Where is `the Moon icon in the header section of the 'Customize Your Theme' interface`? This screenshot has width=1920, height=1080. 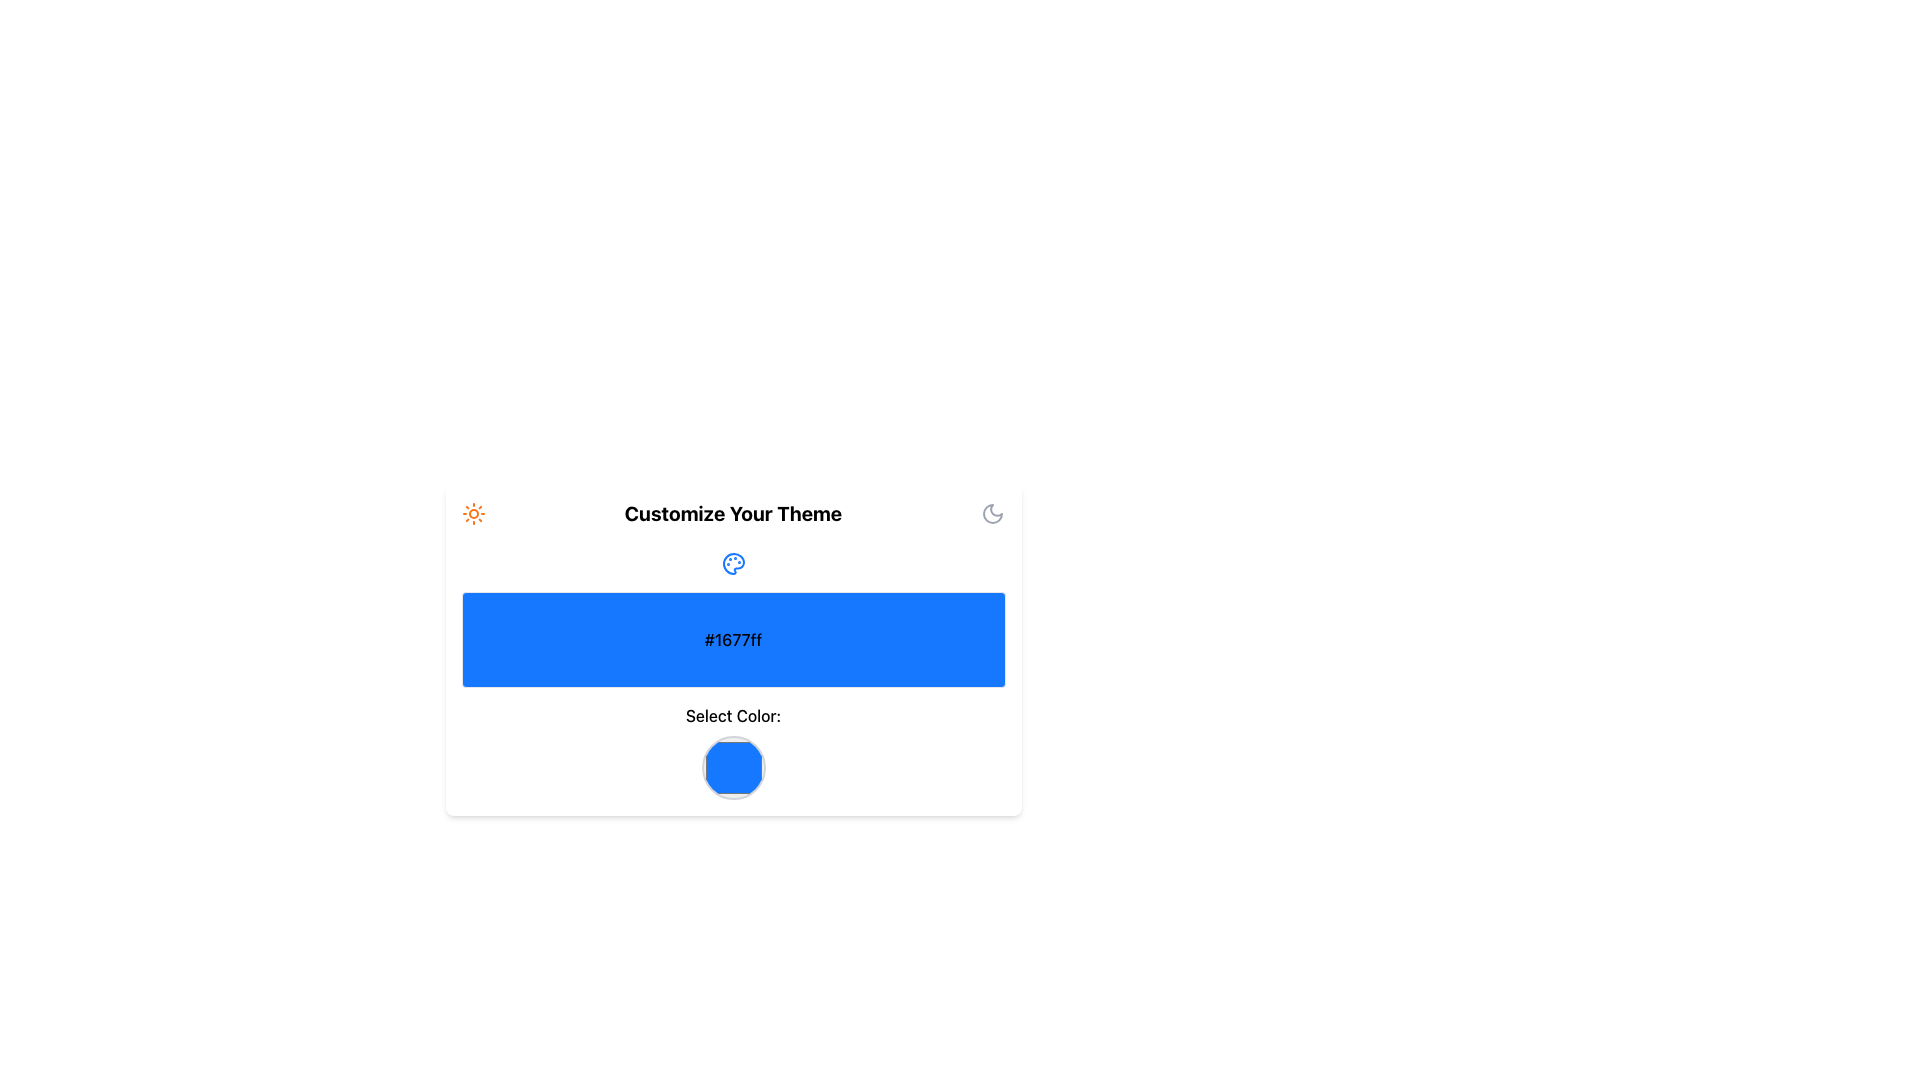
the Moon icon in the header section of the 'Customize Your Theme' interface is located at coordinates (993, 512).